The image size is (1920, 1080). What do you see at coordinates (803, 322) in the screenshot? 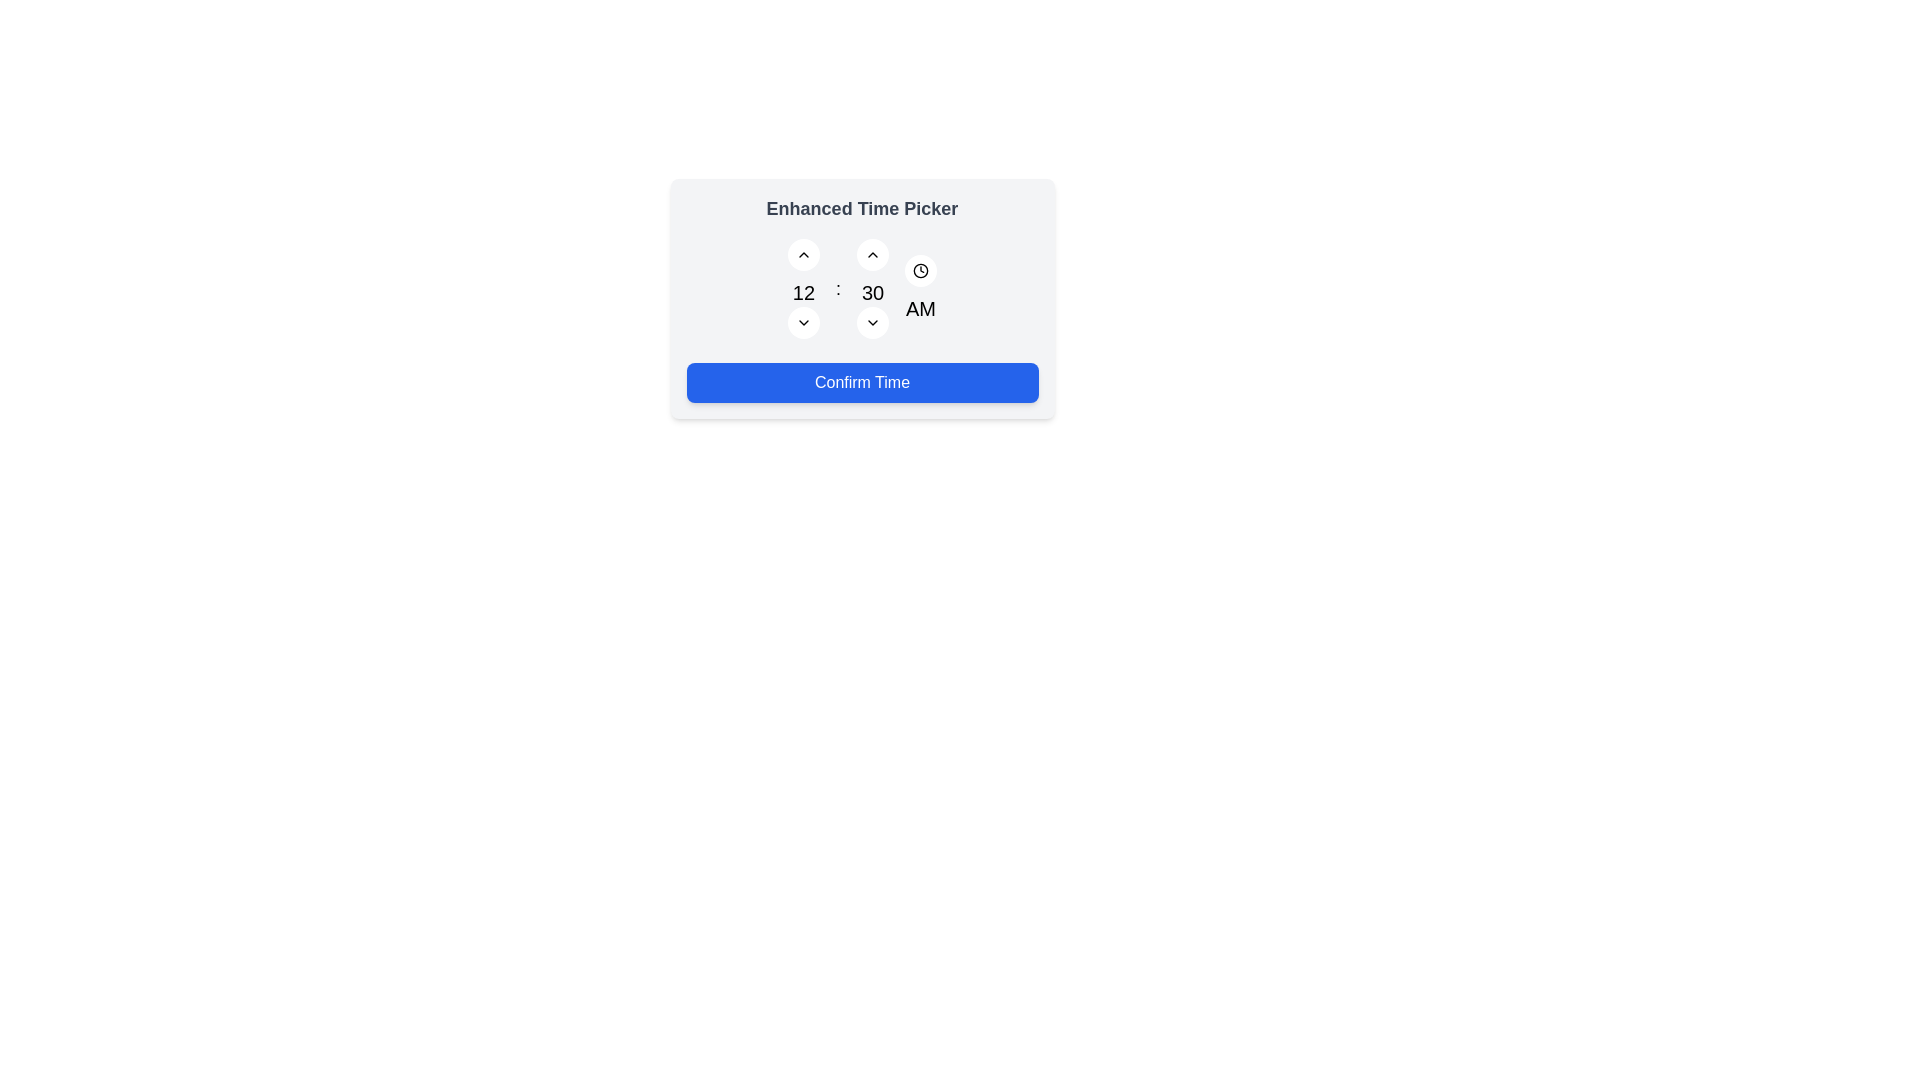
I see `the chevron-down icon within the rounded white circular button located below the number '12' in the time selection interface to observe visual feedback` at bounding box center [803, 322].